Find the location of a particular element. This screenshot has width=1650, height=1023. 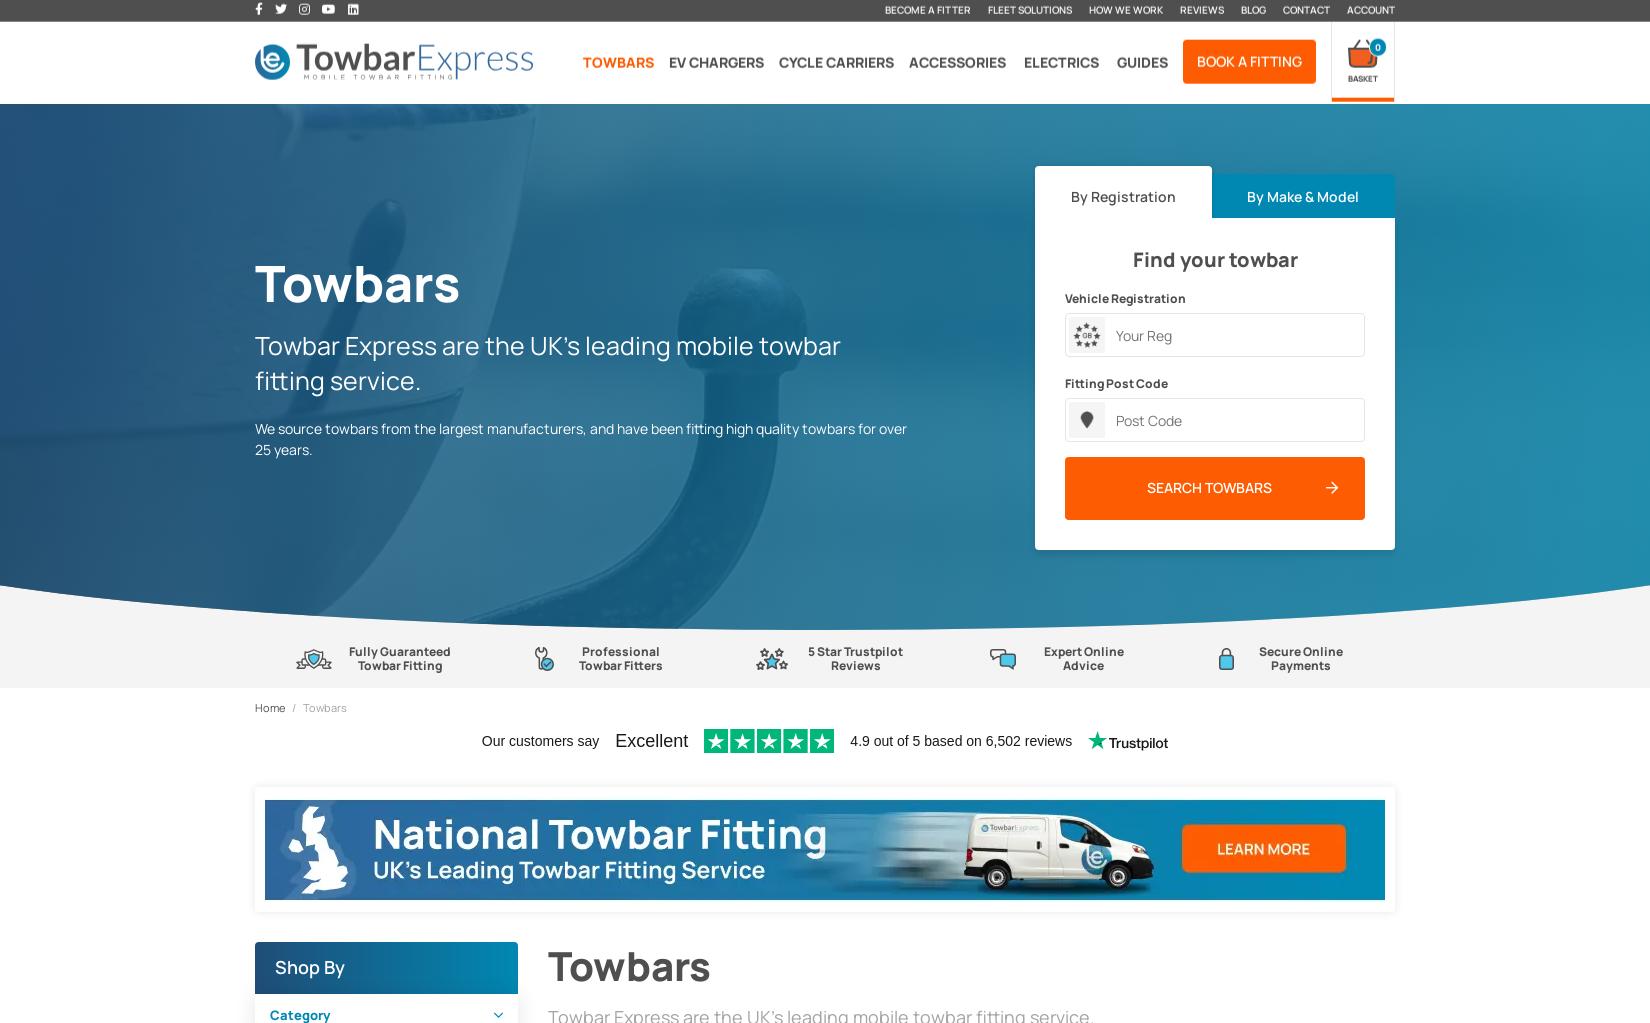

'By Registration' is located at coordinates (1122, 196).